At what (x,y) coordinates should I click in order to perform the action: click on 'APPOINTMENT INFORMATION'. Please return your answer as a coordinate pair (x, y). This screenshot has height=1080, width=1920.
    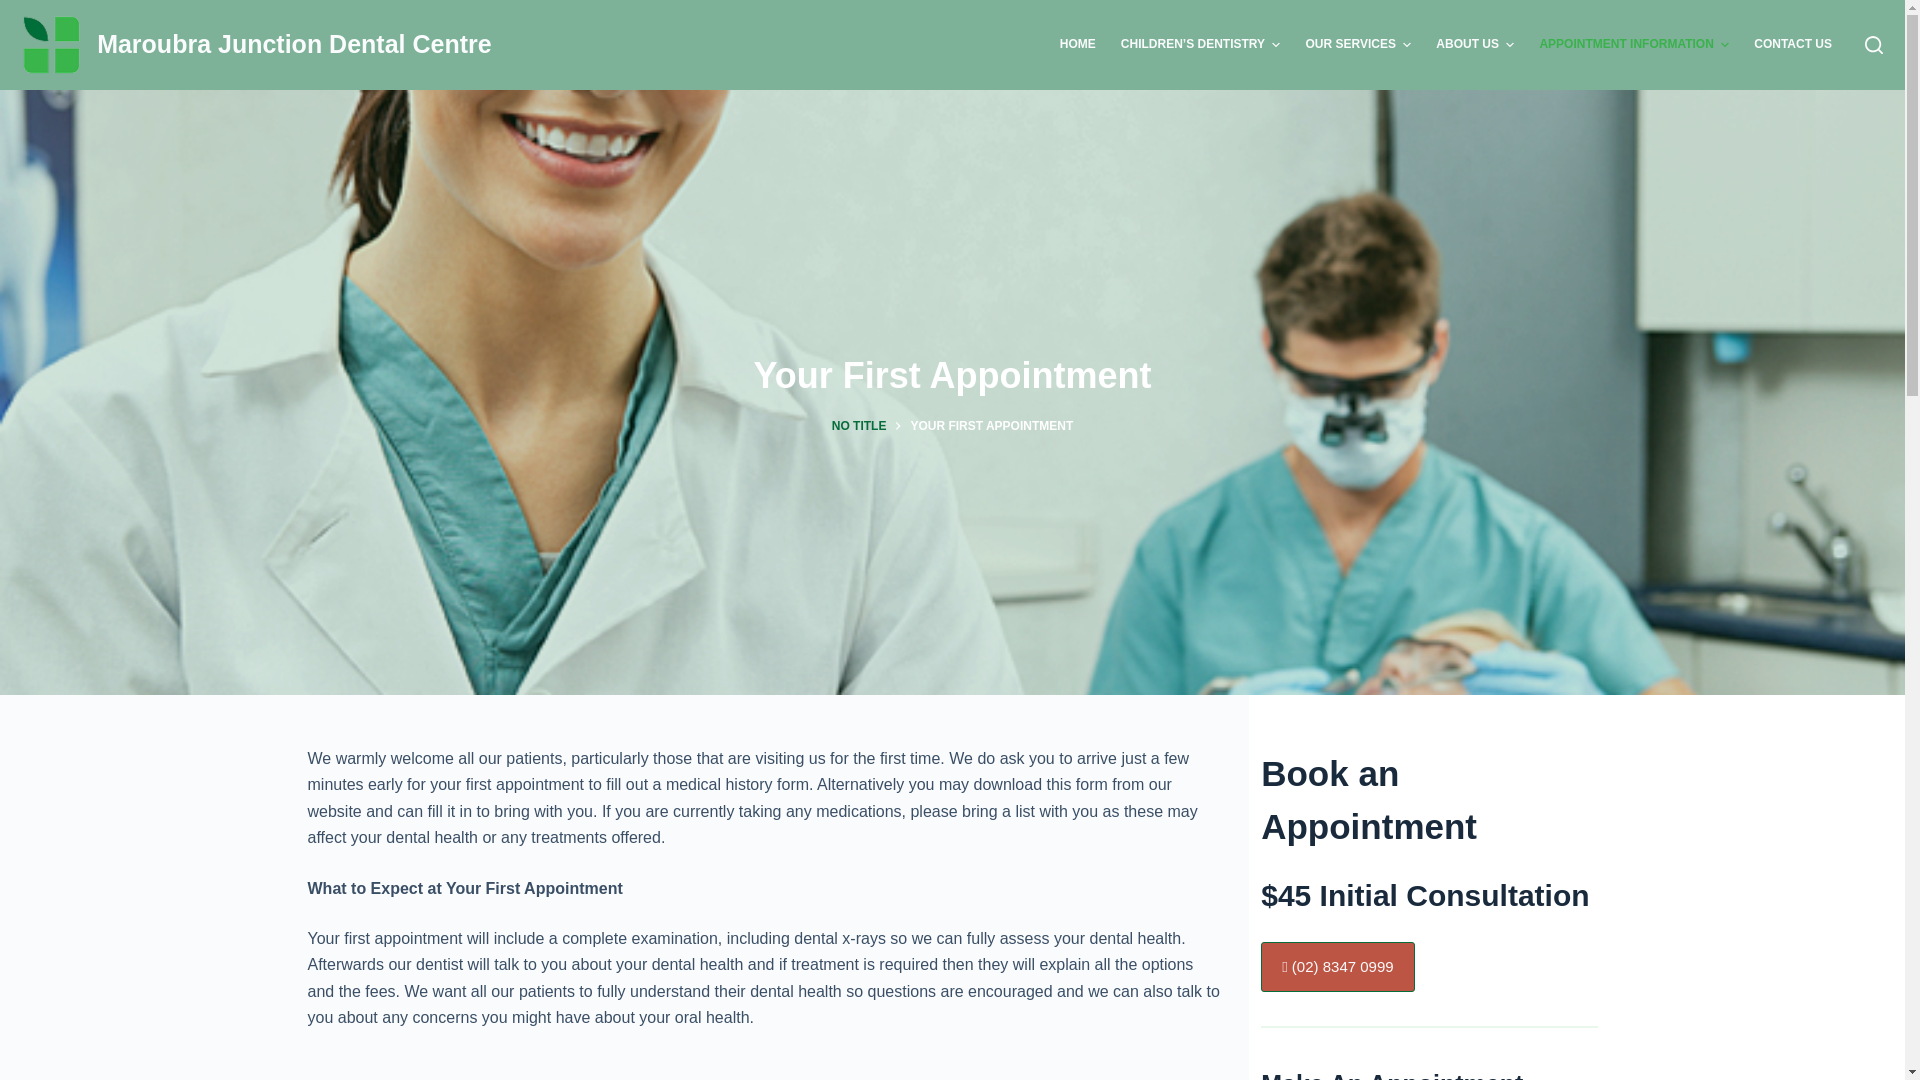
    Looking at the image, I should click on (1634, 45).